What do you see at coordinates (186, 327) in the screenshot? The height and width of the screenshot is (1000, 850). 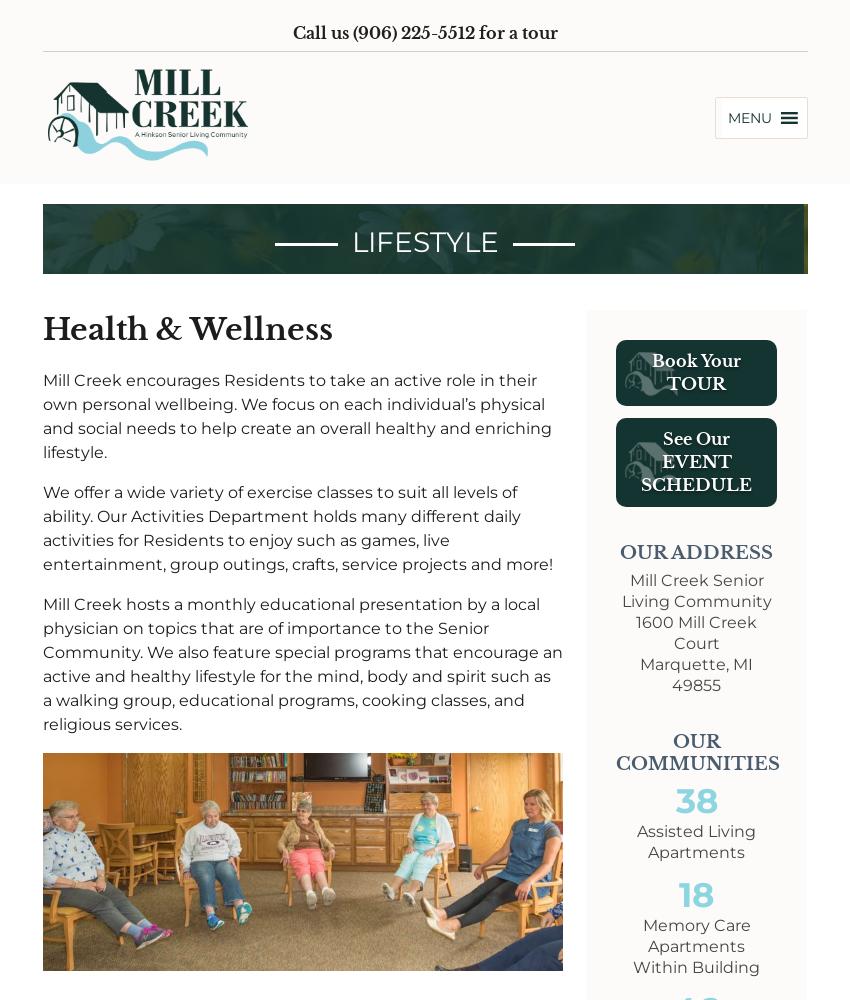 I see `'Health & Wellness'` at bounding box center [186, 327].